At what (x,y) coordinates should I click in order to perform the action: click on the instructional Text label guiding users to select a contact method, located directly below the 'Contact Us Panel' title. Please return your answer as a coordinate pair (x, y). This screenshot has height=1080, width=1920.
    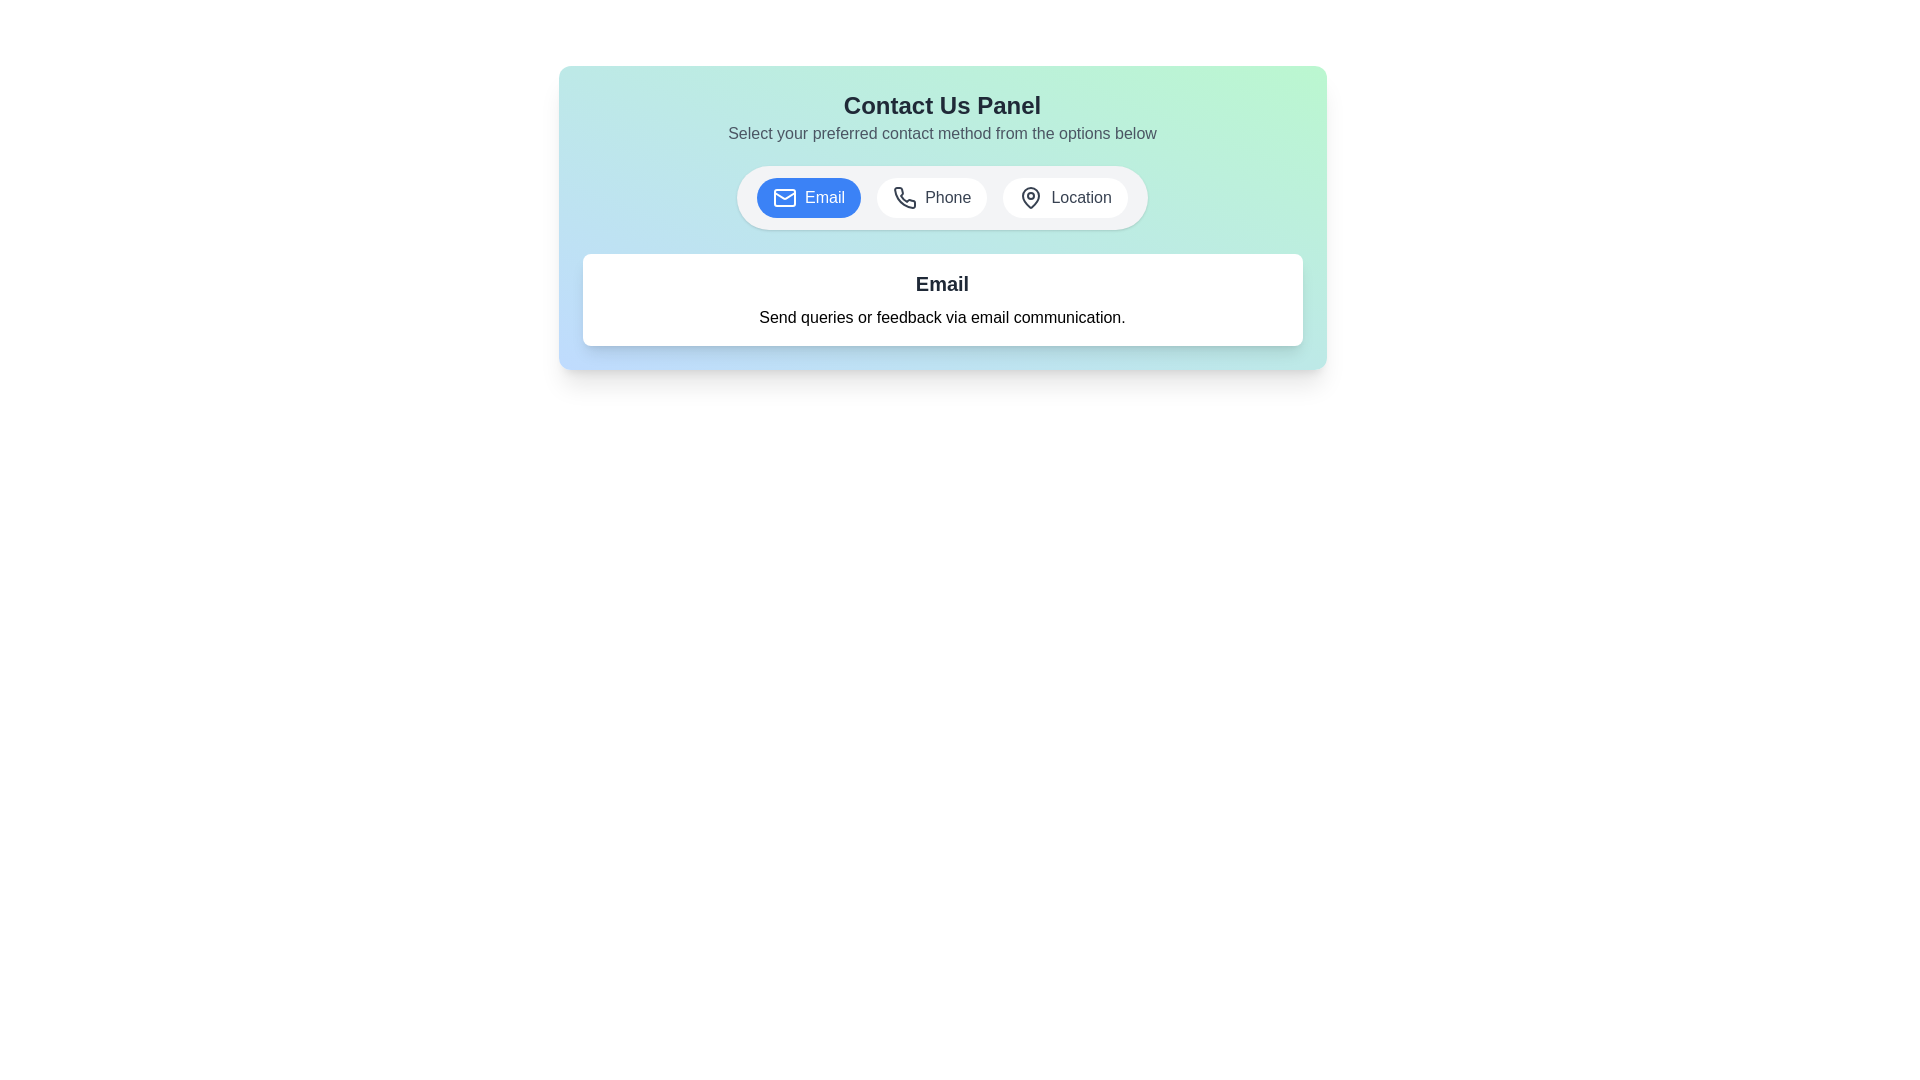
    Looking at the image, I should click on (941, 134).